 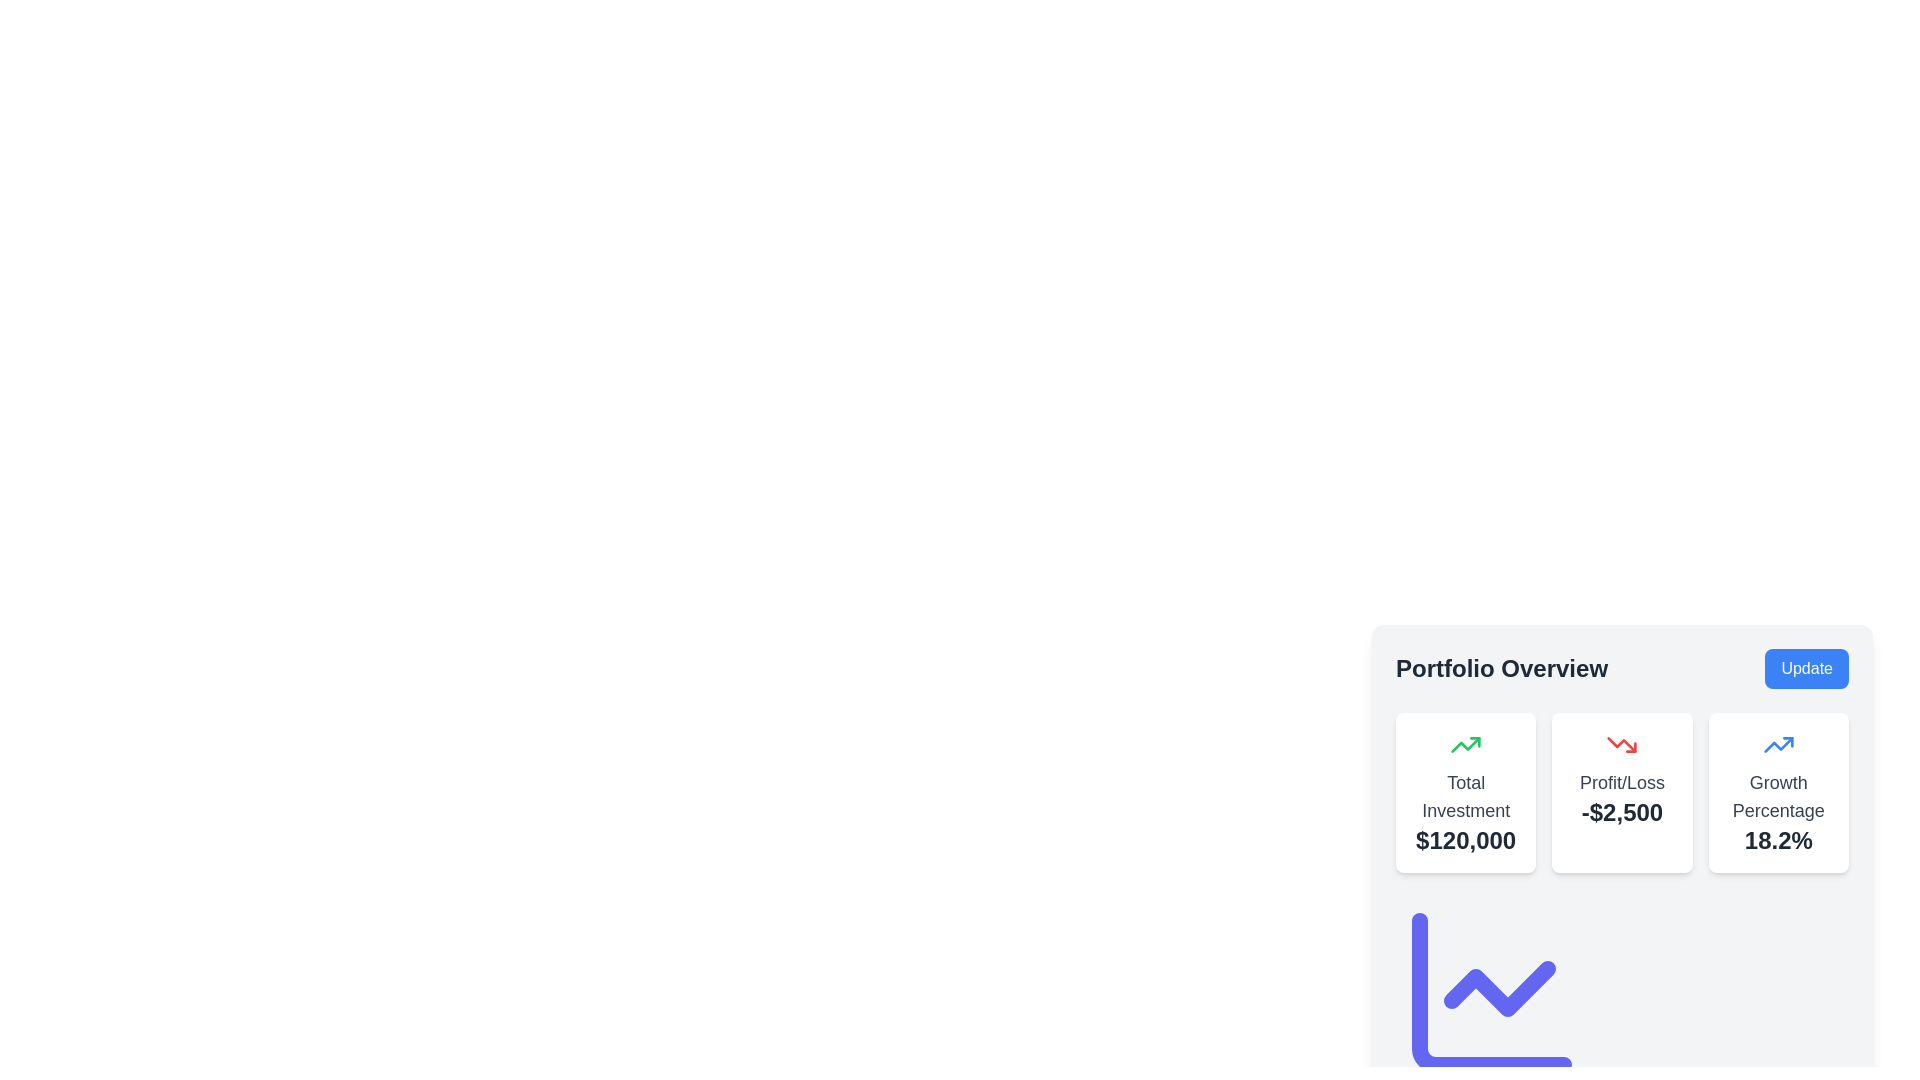 What do you see at coordinates (1466, 840) in the screenshot?
I see `total investment value displayed in the text display located in the card labeled 'Total Investment', centered below the label` at bounding box center [1466, 840].